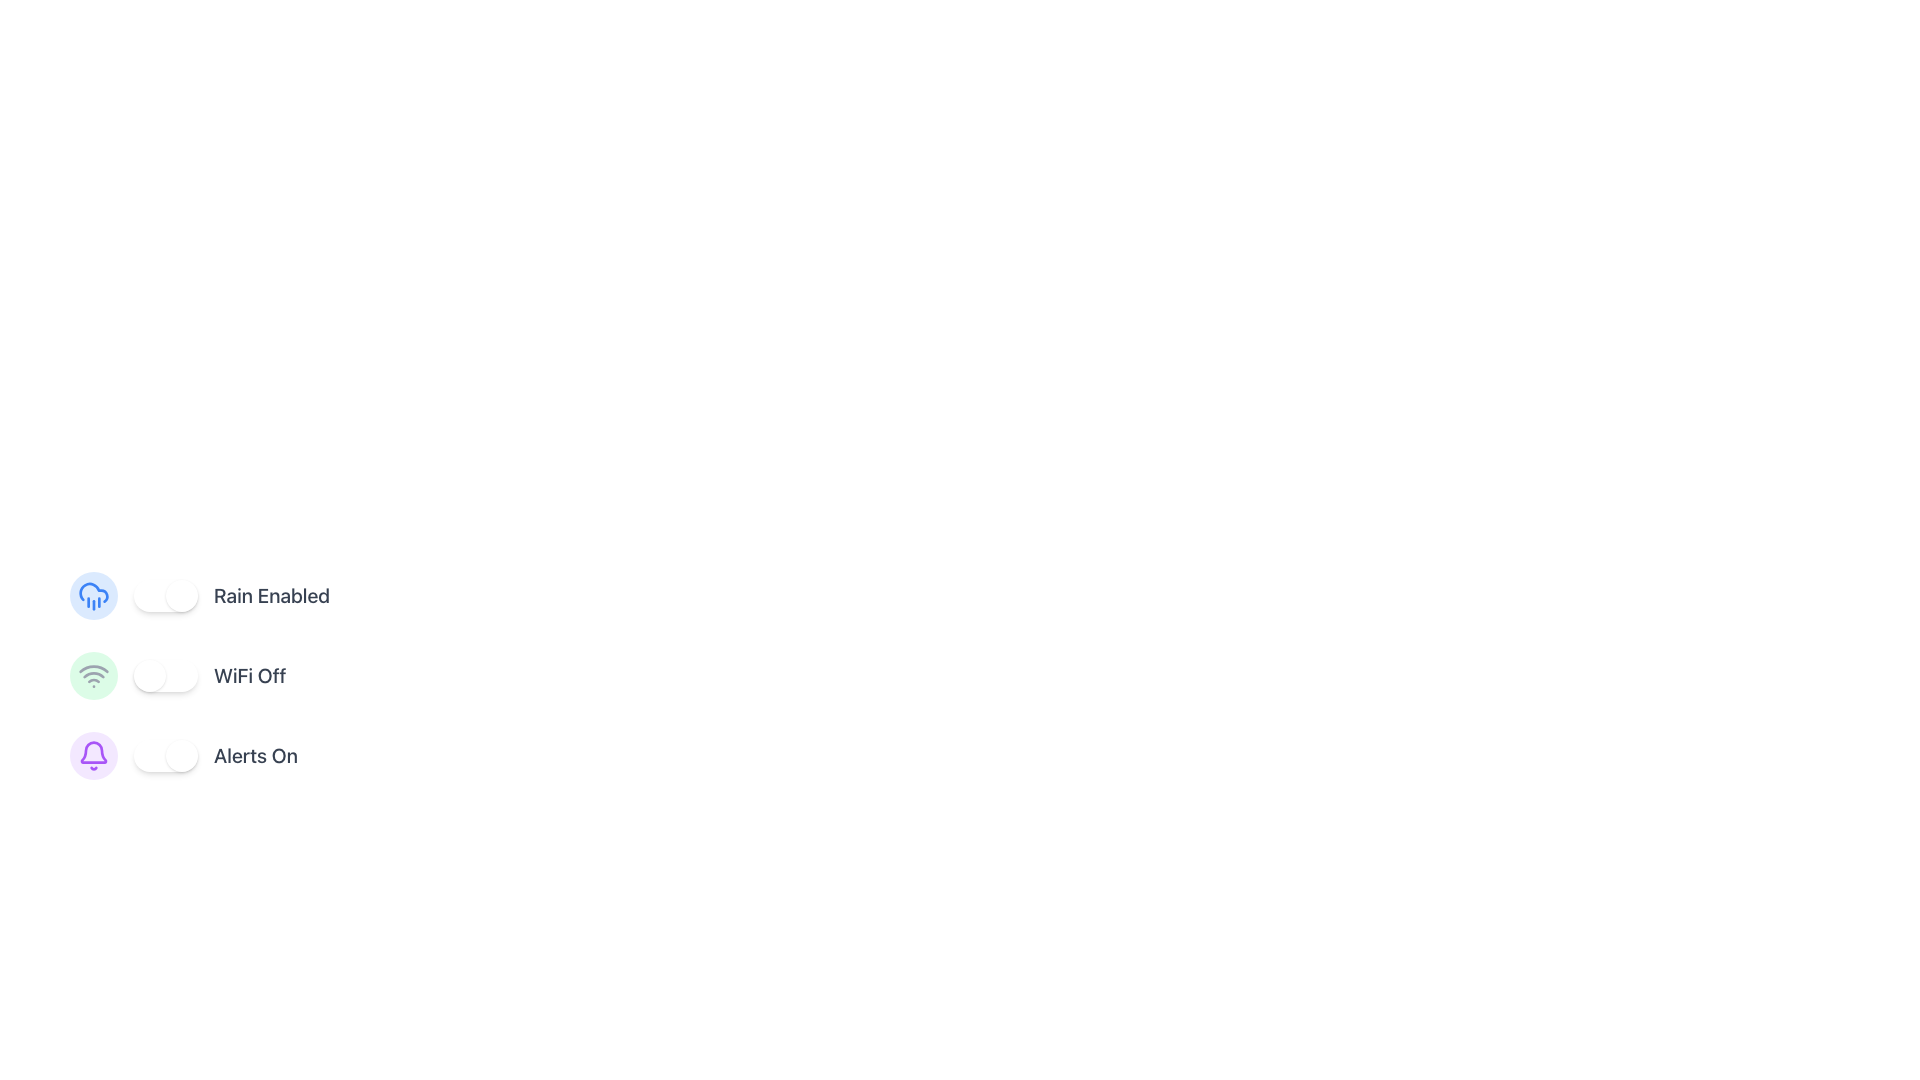 The height and width of the screenshot is (1080, 1920). I want to click on the Toggle Switch located in the lower section of the options, so click(183, 756).